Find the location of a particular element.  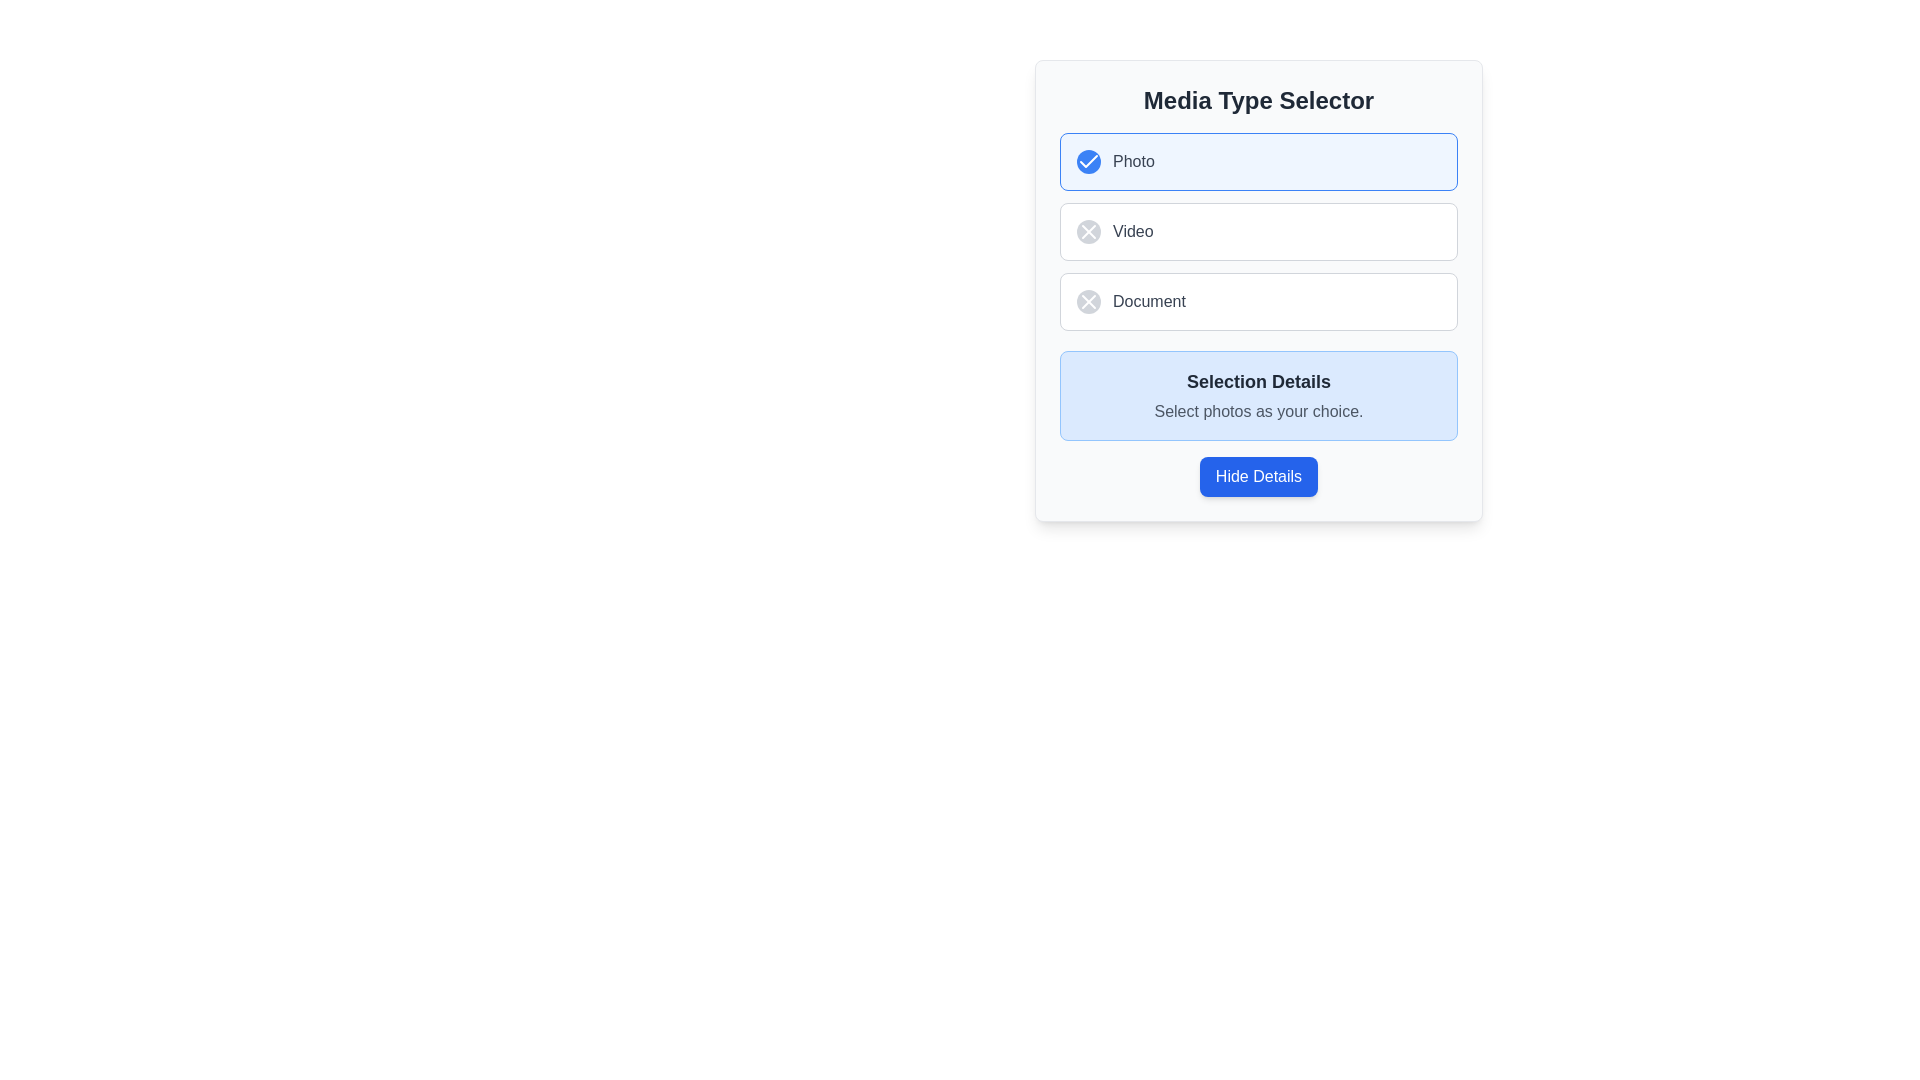

the unselected radio button labeled 'Video' within the 'Media Type Selector' group is located at coordinates (1257, 230).